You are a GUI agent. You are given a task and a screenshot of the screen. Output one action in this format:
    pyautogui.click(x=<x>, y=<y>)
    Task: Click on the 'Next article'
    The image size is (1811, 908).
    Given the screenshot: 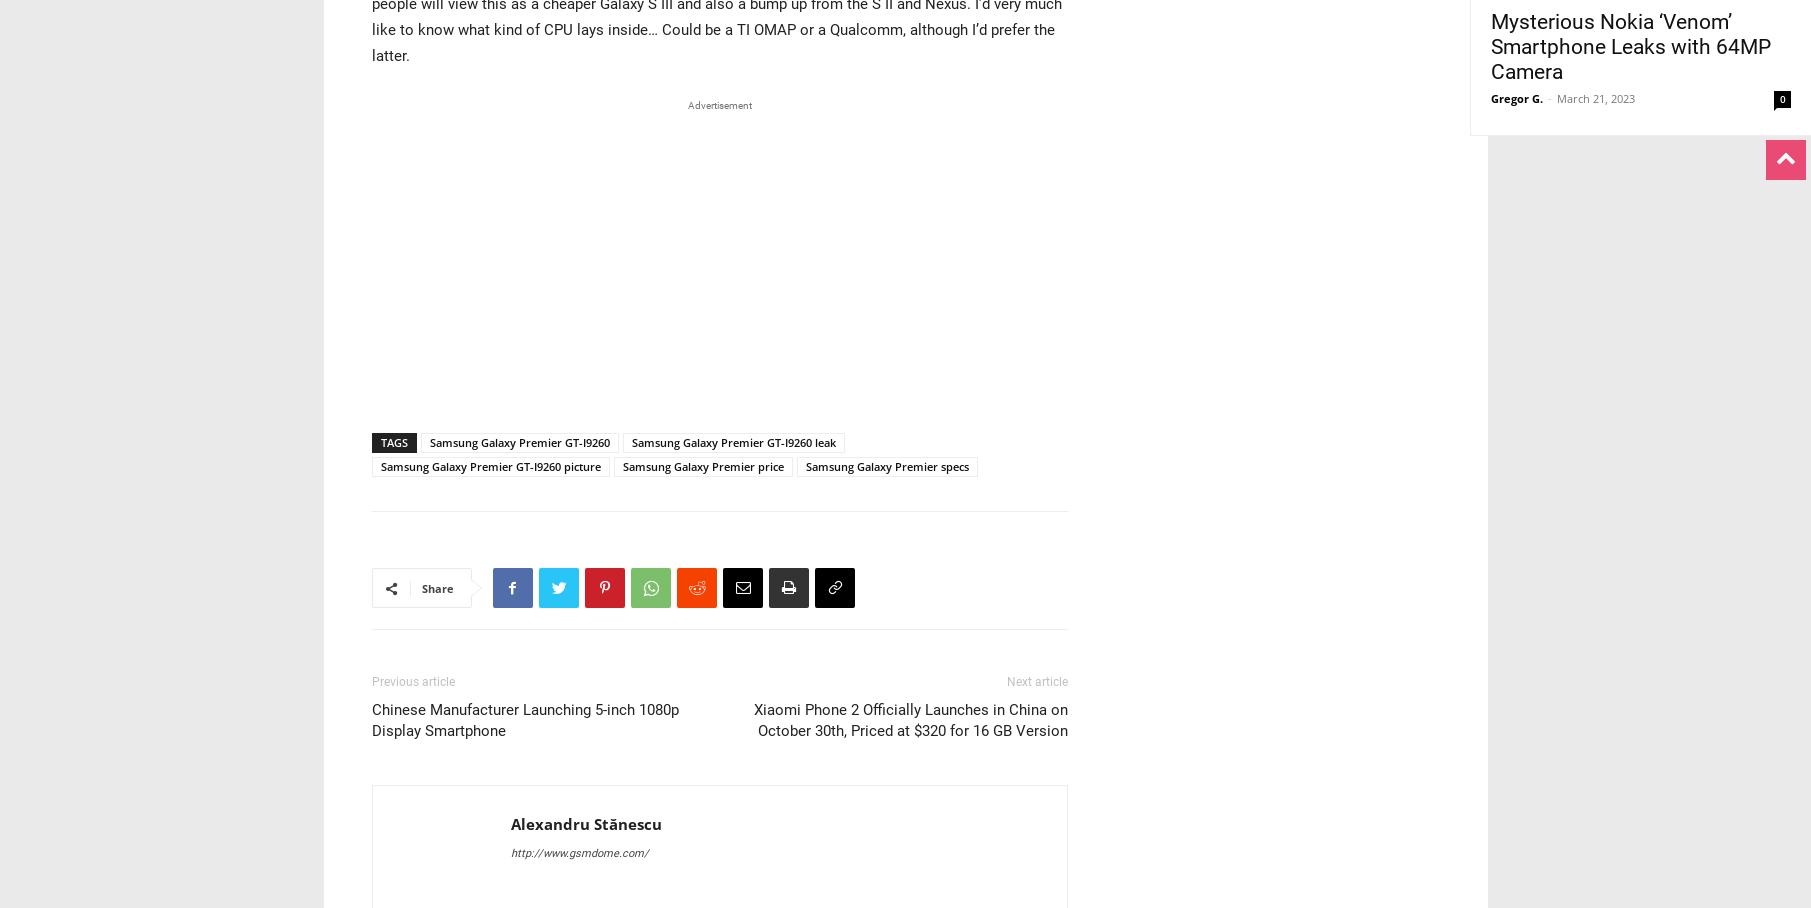 What is the action you would take?
    pyautogui.click(x=1036, y=681)
    